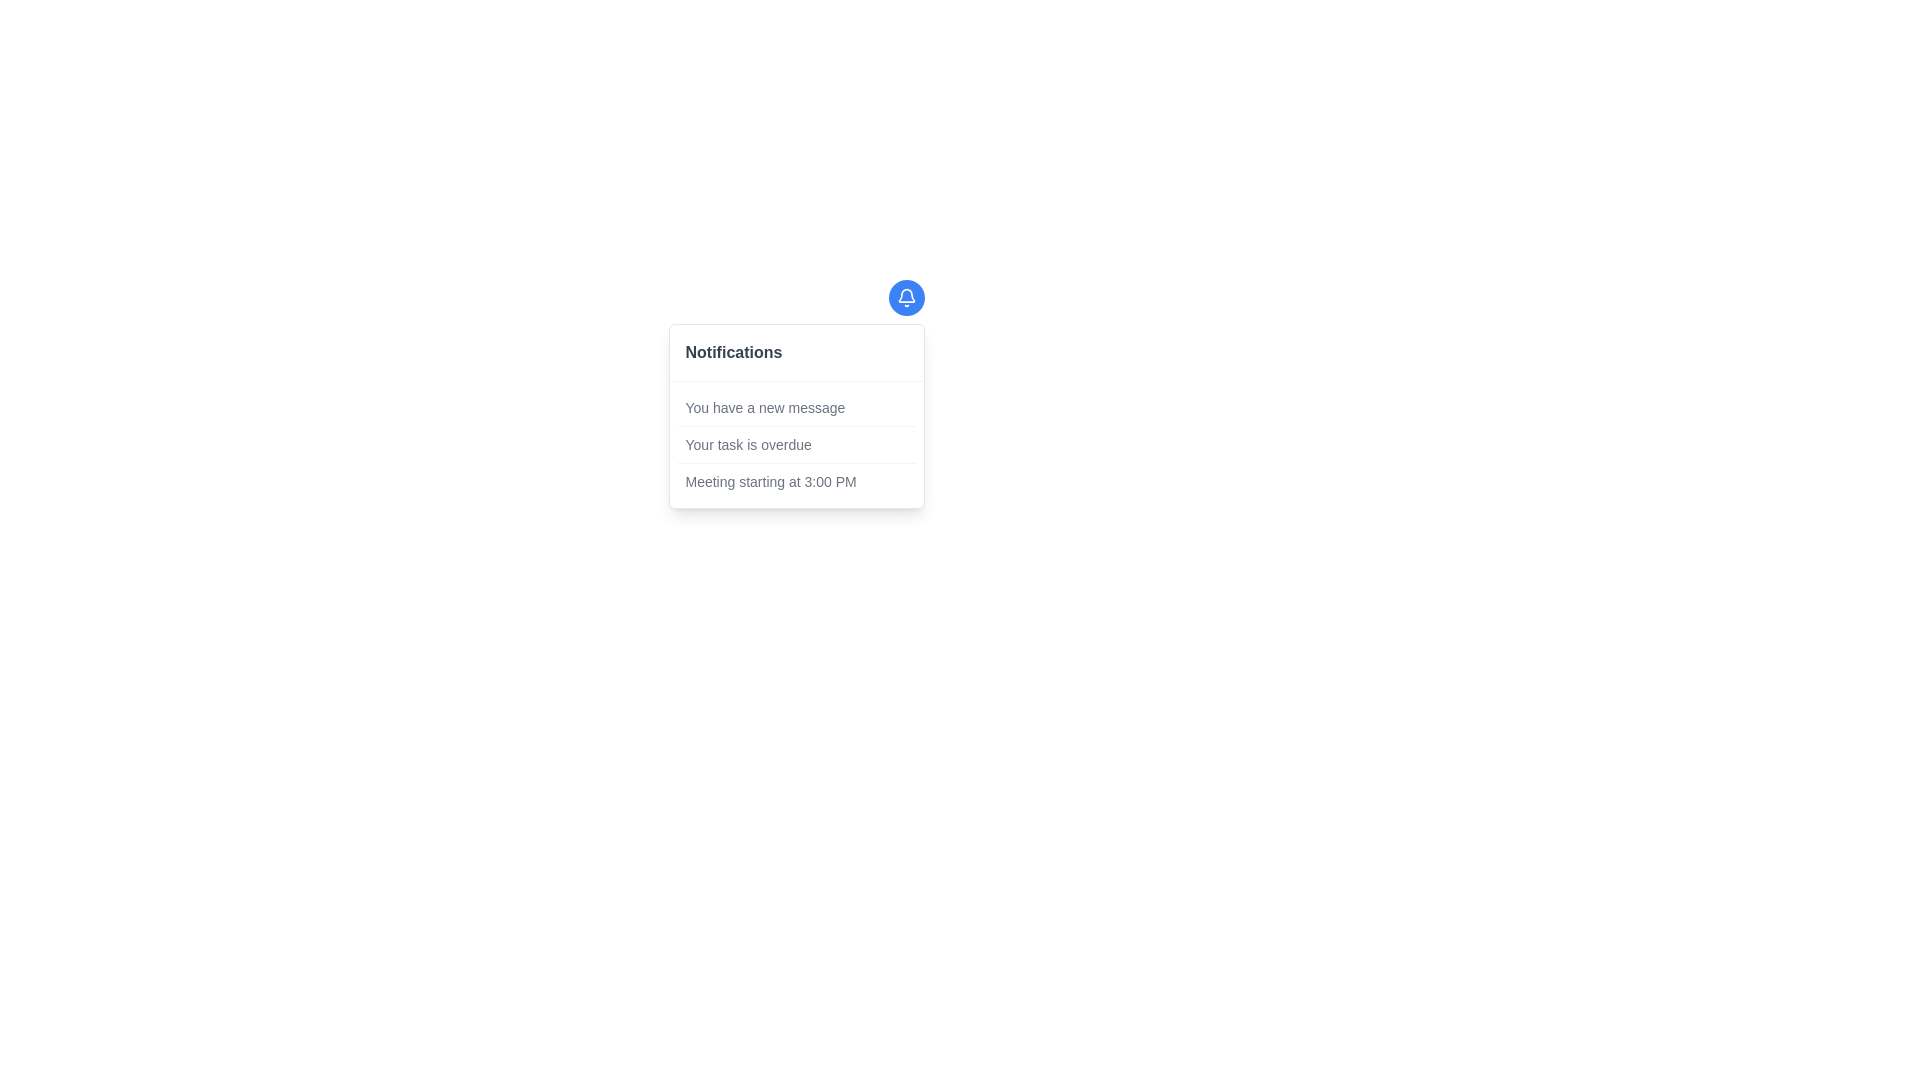 The image size is (1920, 1080). Describe the element at coordinates (905, 297) in the screenshot. I see `the notification indicator bell icon` at that location.